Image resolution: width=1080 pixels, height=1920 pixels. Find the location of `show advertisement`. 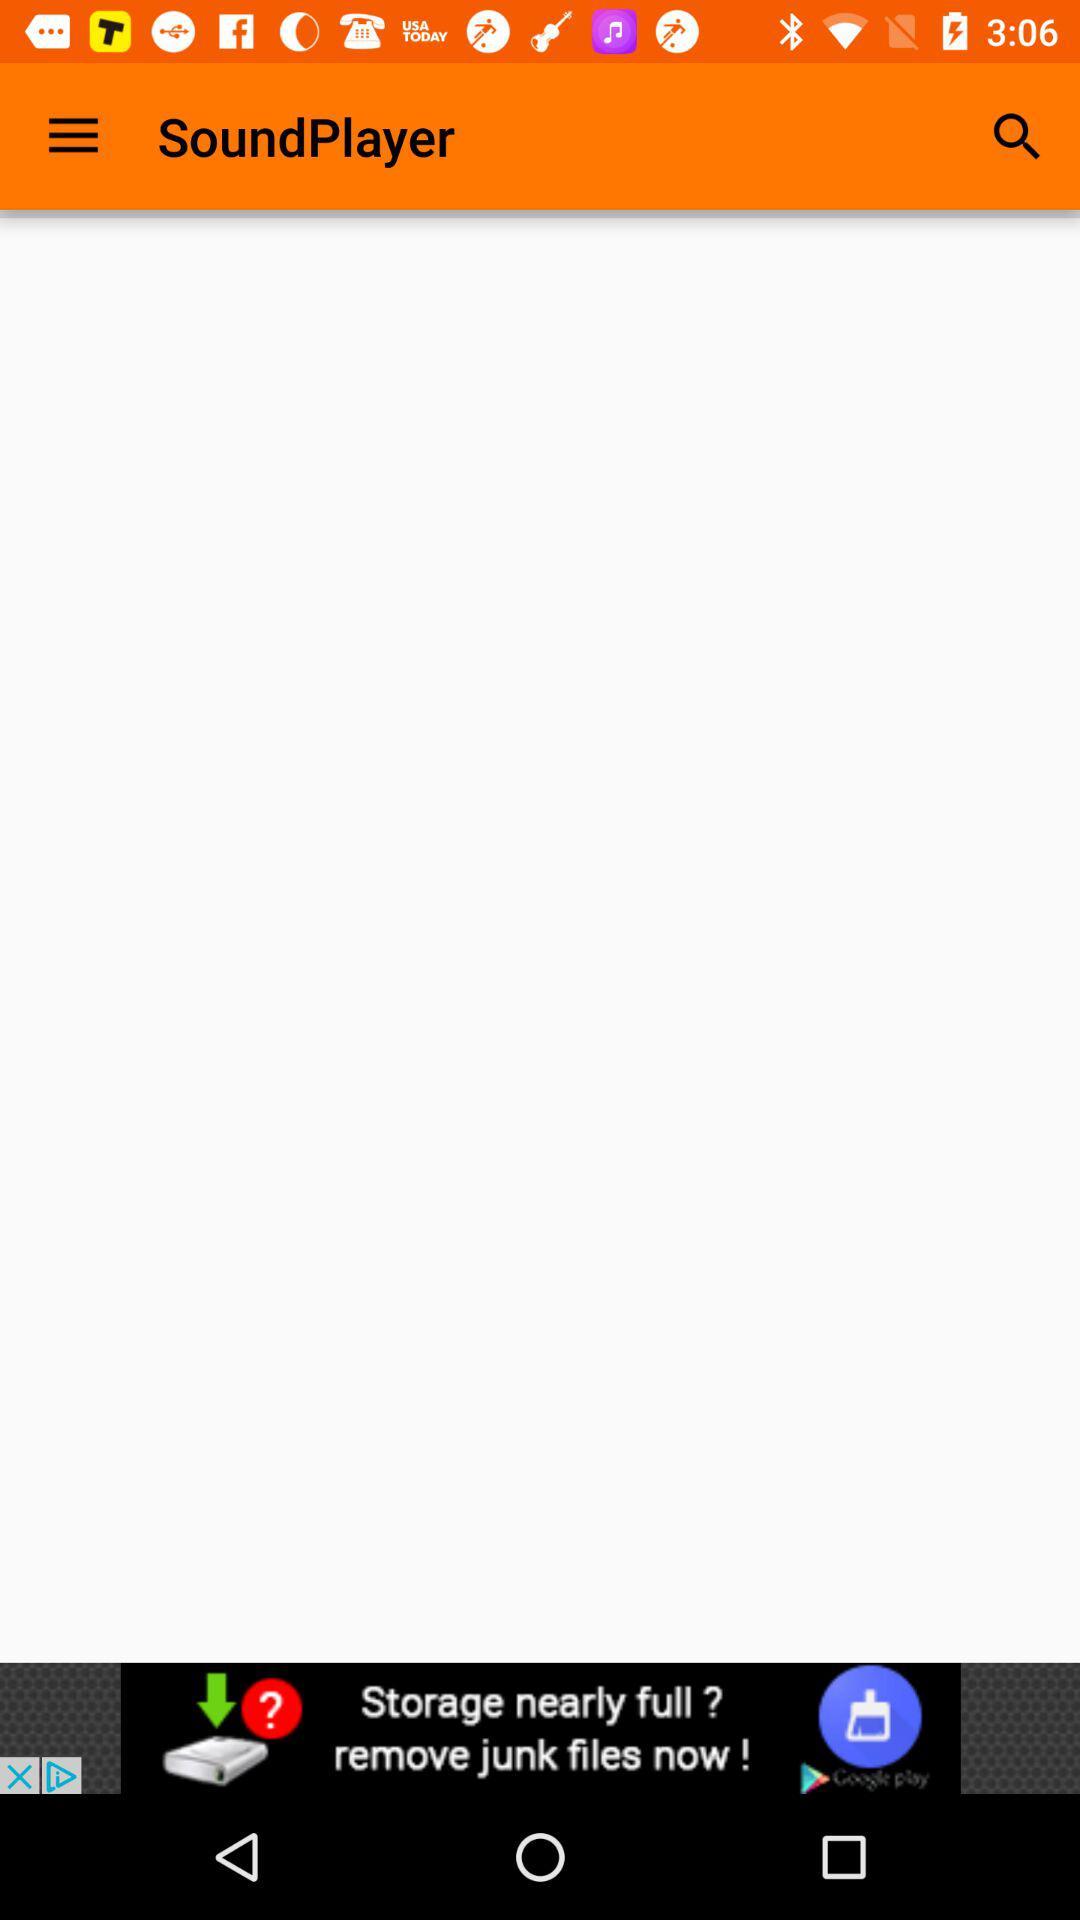

show advertisement is located at coordinates (540, 1727).